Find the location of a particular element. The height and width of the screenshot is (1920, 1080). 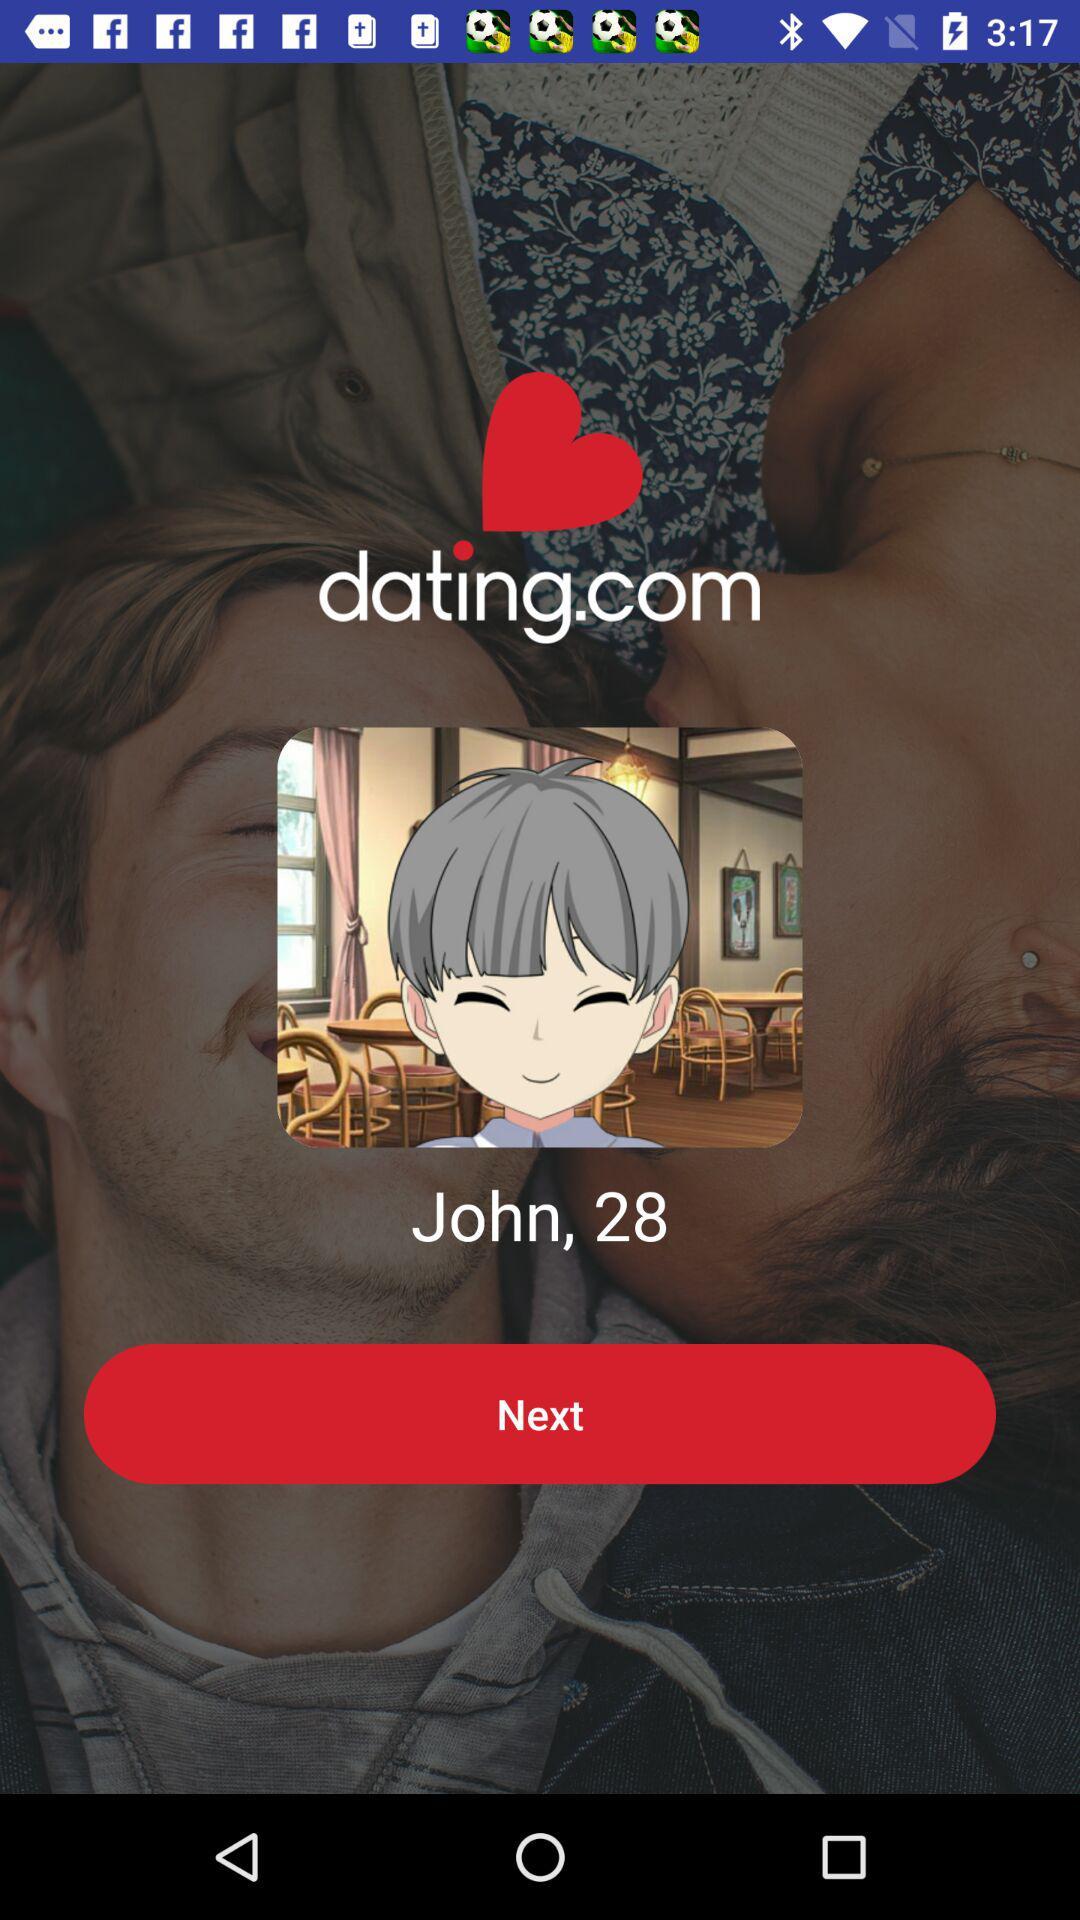

profile image is located at coordinates (540, 936).